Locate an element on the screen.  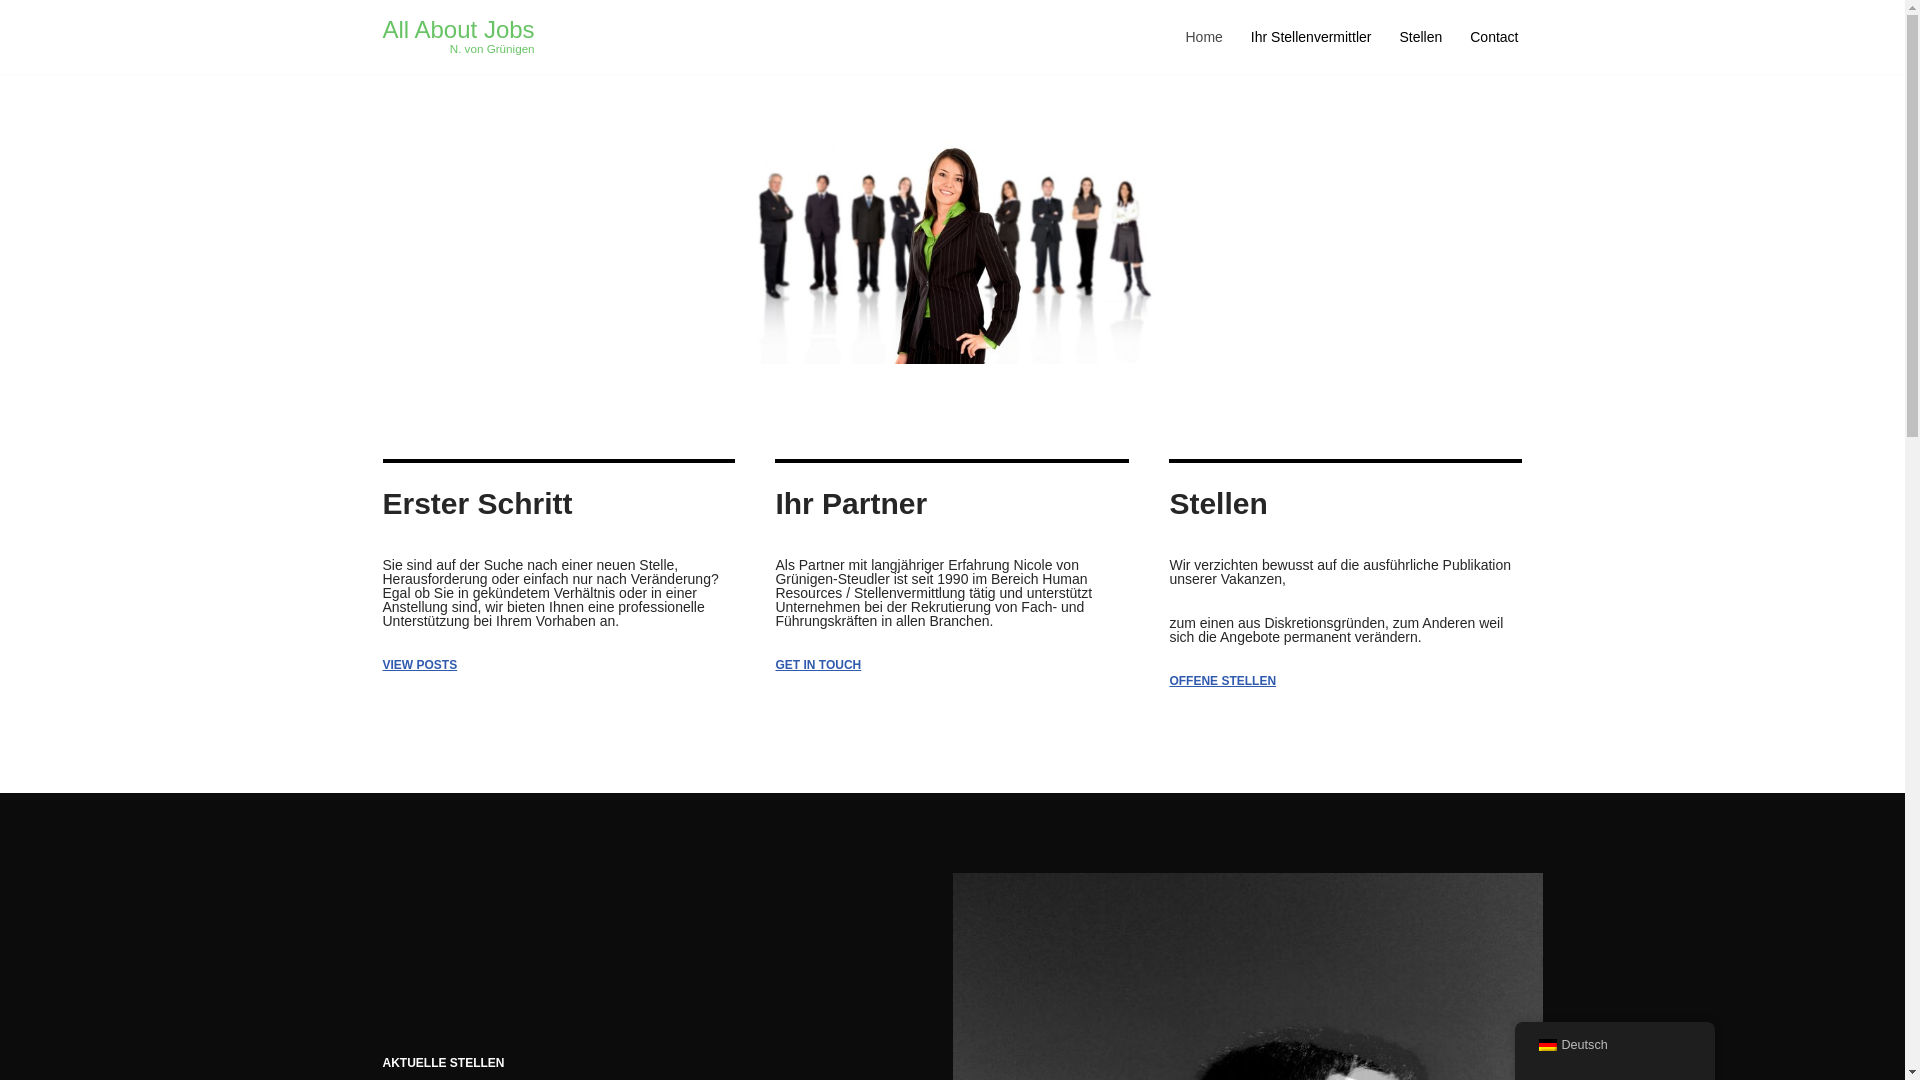
'OFFENE STELLEN' is located at coordinates (1221, 680).